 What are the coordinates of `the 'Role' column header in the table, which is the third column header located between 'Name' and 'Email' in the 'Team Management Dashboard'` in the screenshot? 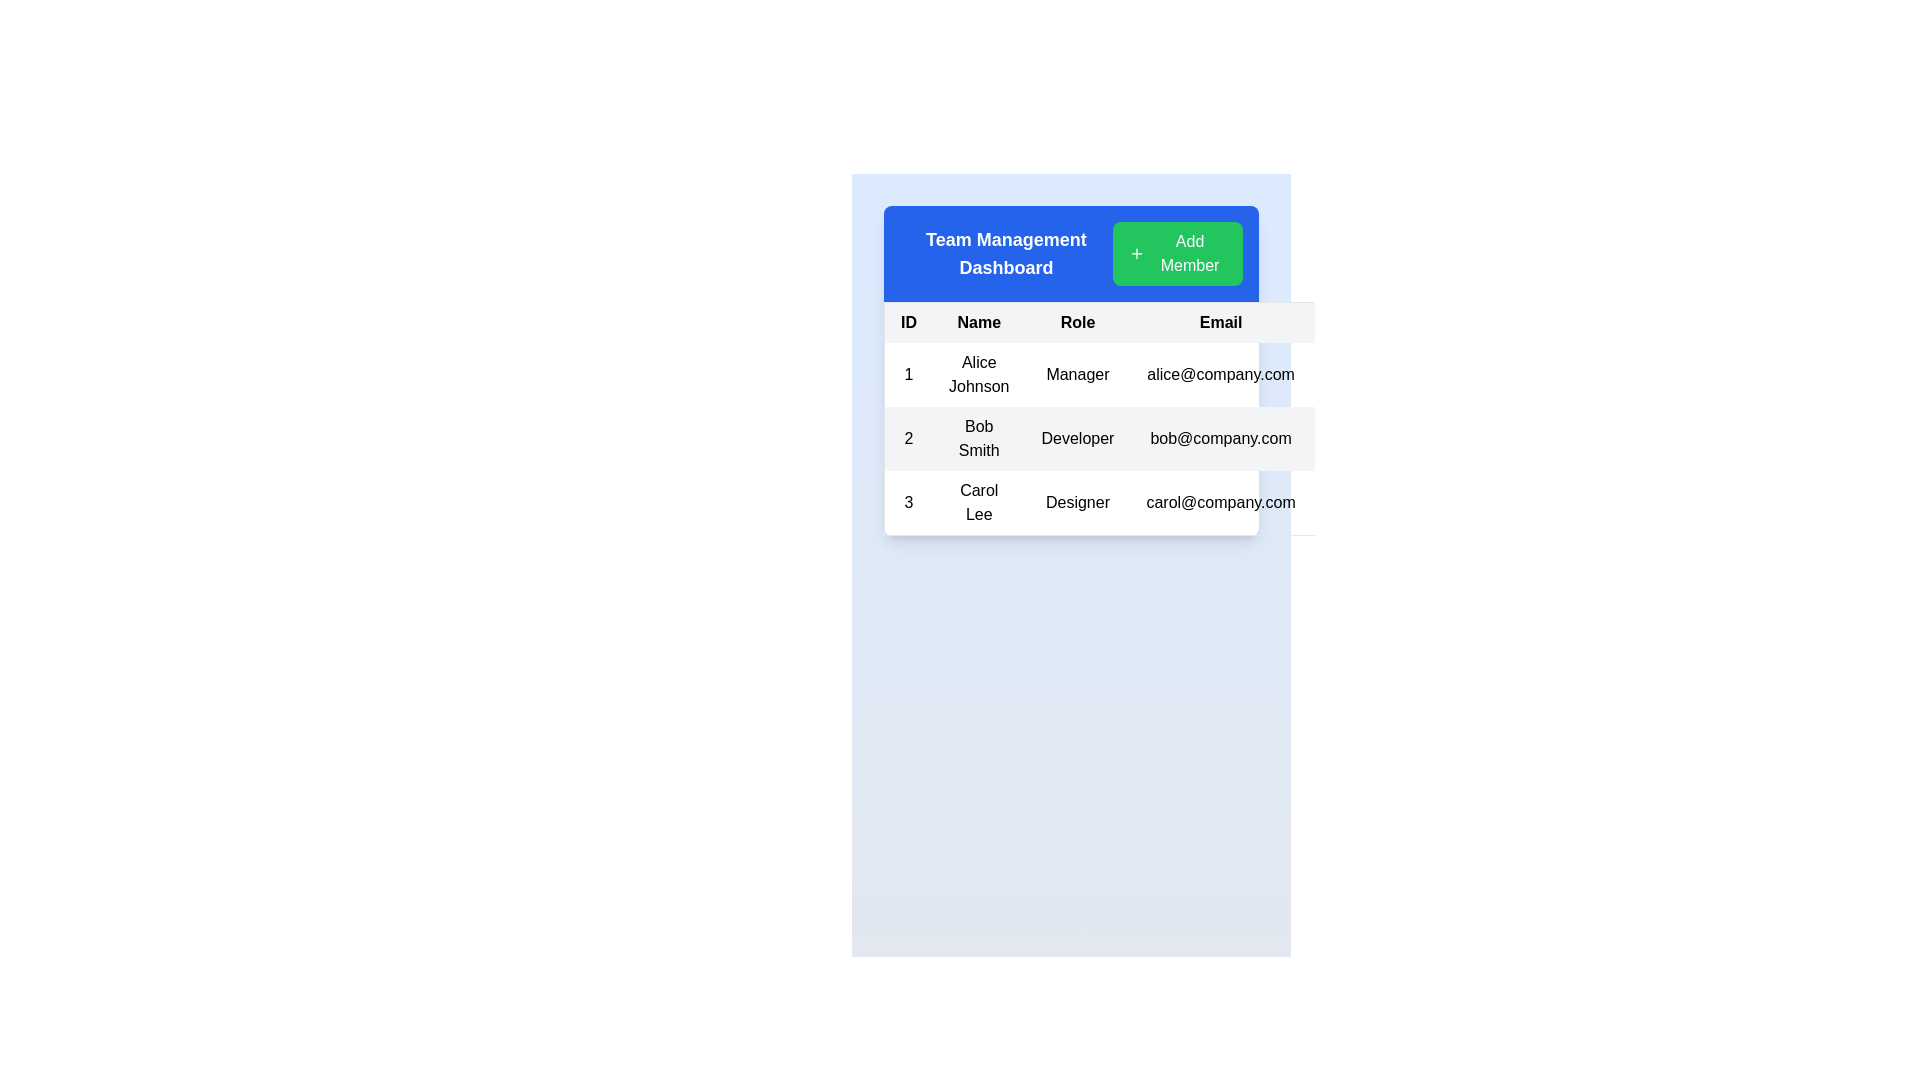 It's located at (1076, 321).